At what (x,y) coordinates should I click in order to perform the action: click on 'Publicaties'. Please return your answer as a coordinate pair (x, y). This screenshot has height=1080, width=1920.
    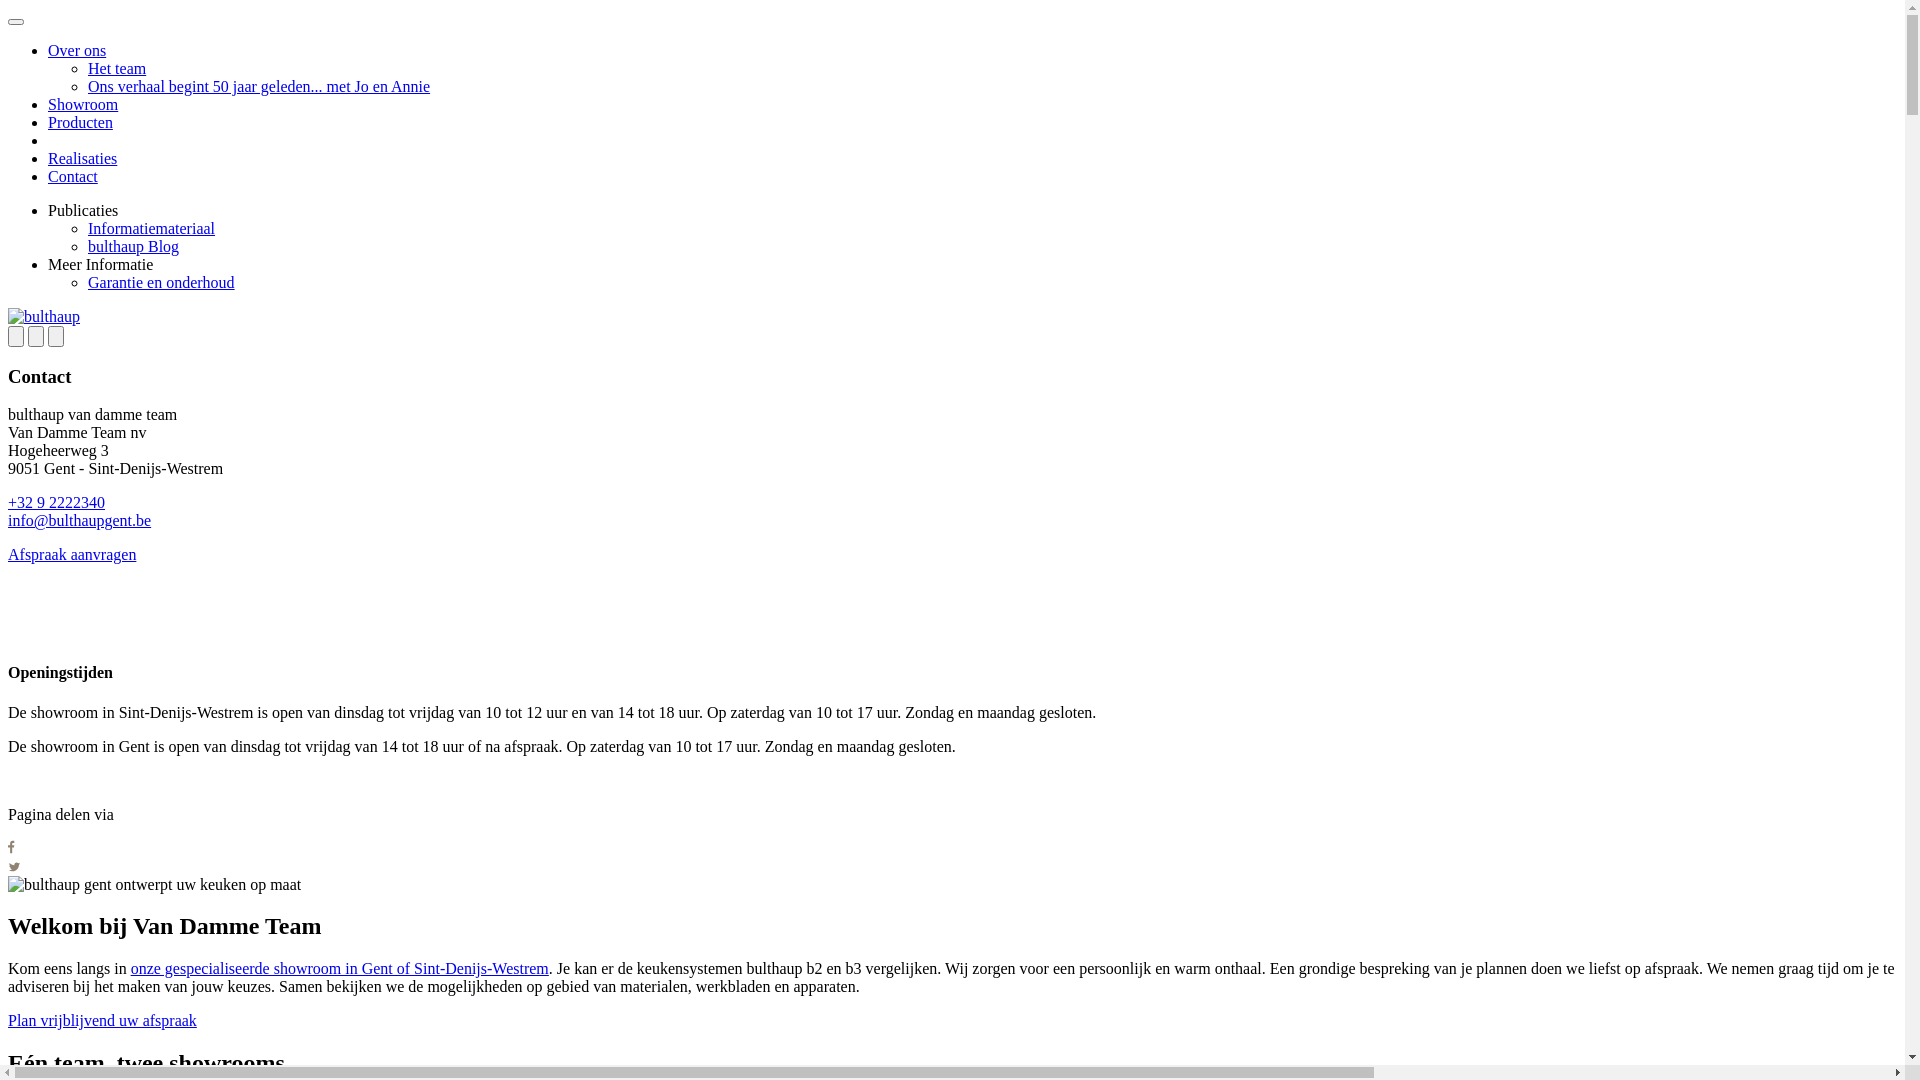
    Looking at the image, I should click on (81, 210).